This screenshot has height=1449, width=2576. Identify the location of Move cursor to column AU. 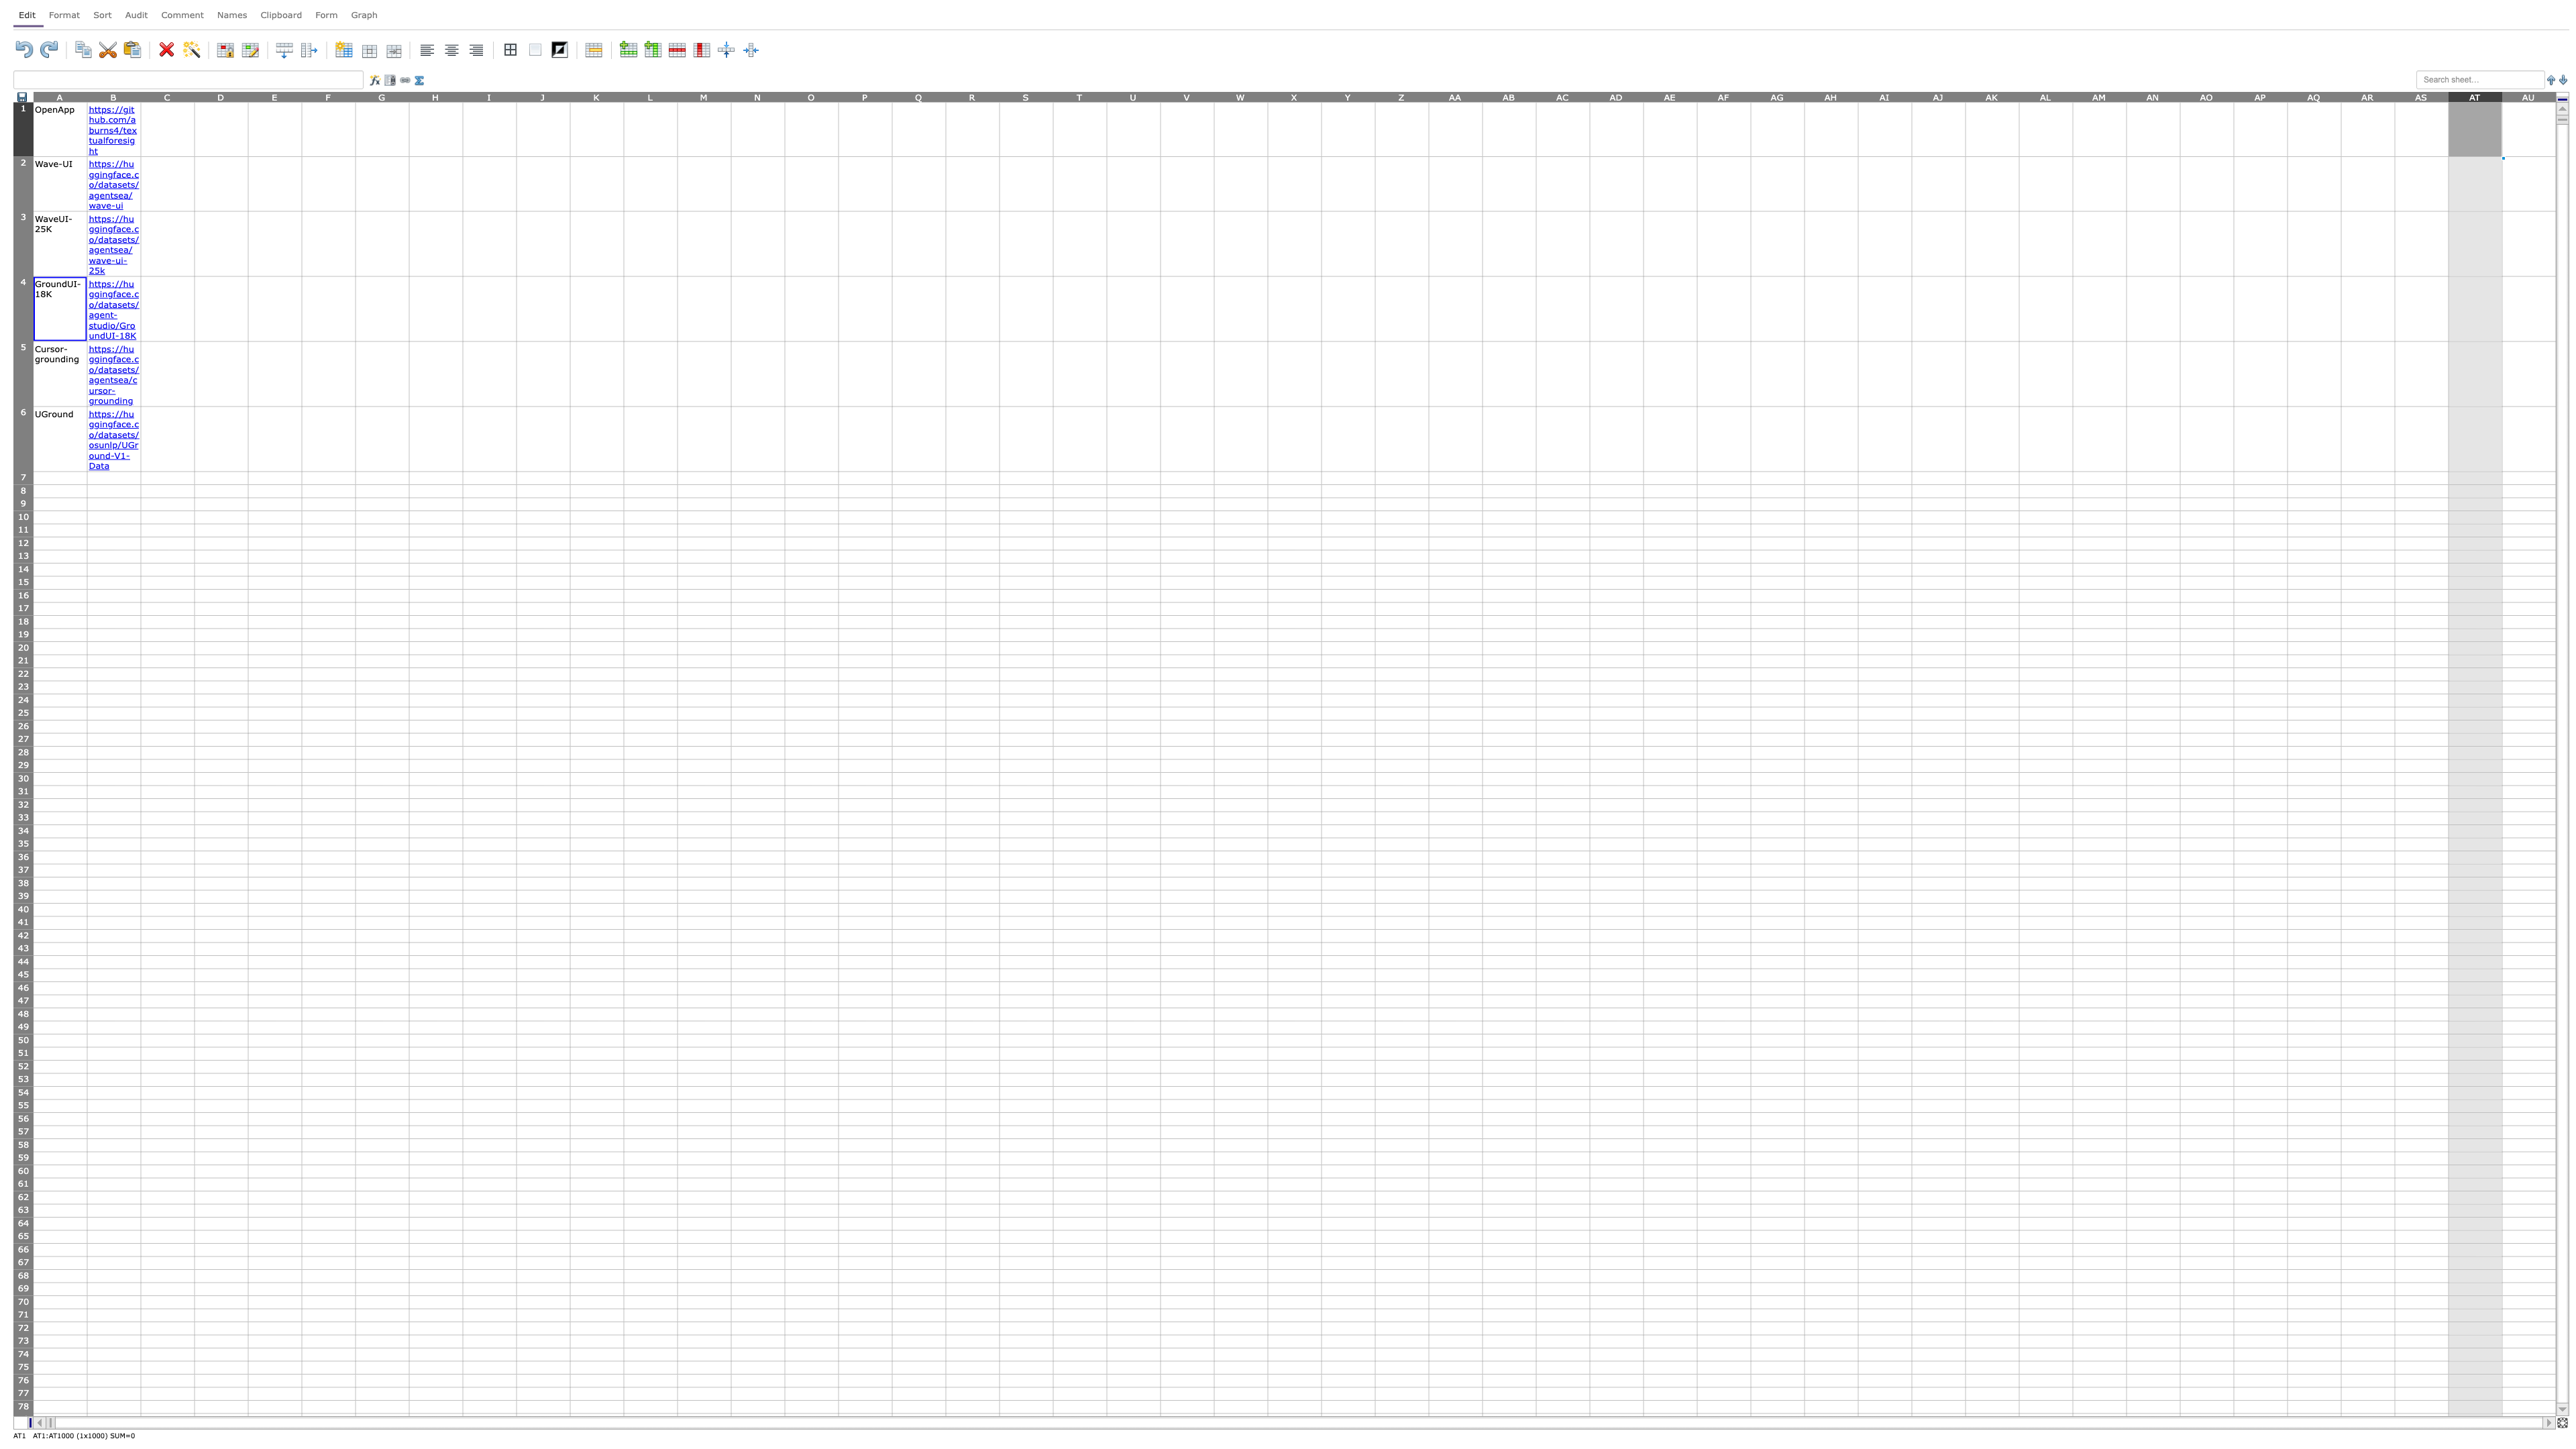
(2528, 95).